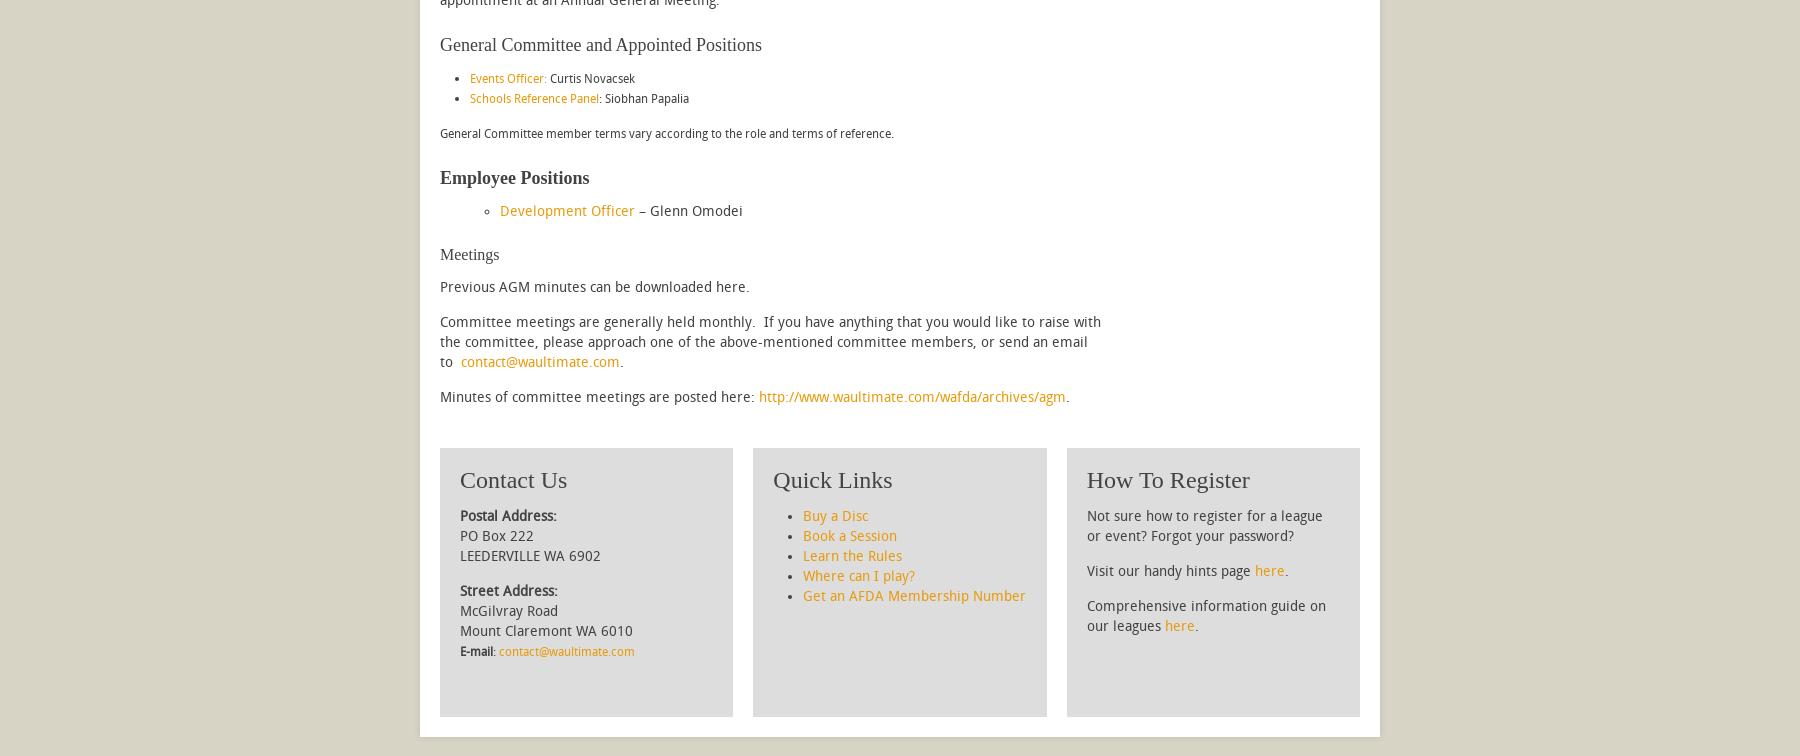  I want to click on 'Visit our handy hints page', so click(1169, 571).